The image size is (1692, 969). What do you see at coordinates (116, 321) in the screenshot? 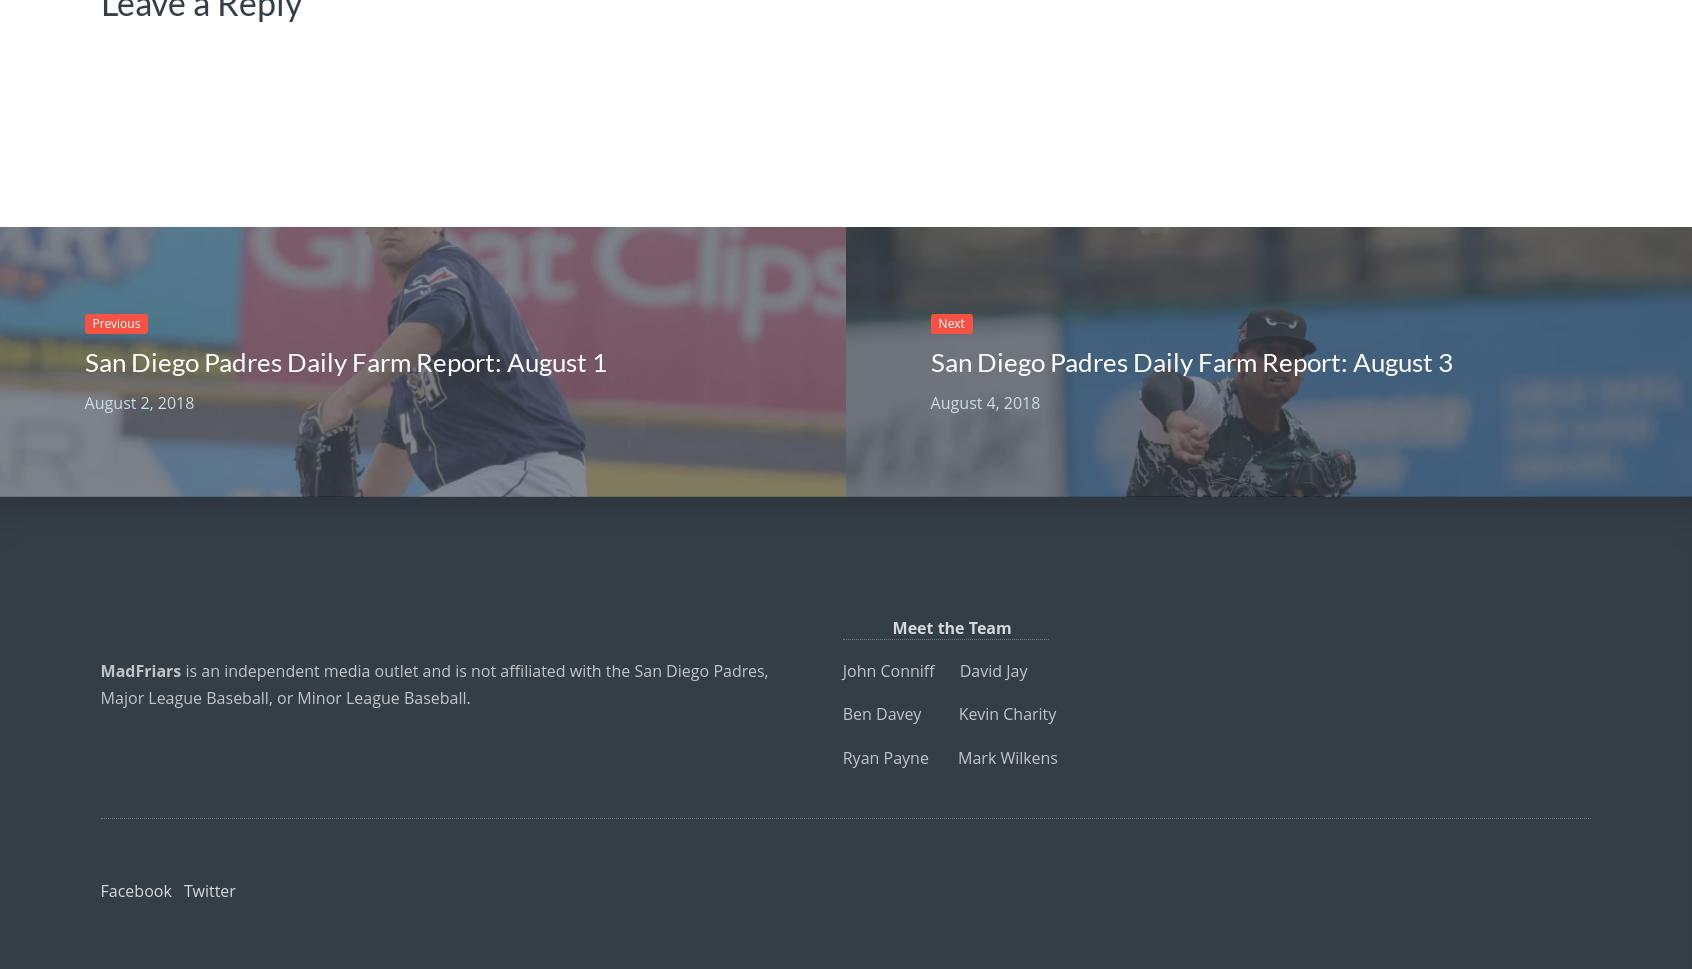
I see `'Previous'` at bounding box center [116, 321].